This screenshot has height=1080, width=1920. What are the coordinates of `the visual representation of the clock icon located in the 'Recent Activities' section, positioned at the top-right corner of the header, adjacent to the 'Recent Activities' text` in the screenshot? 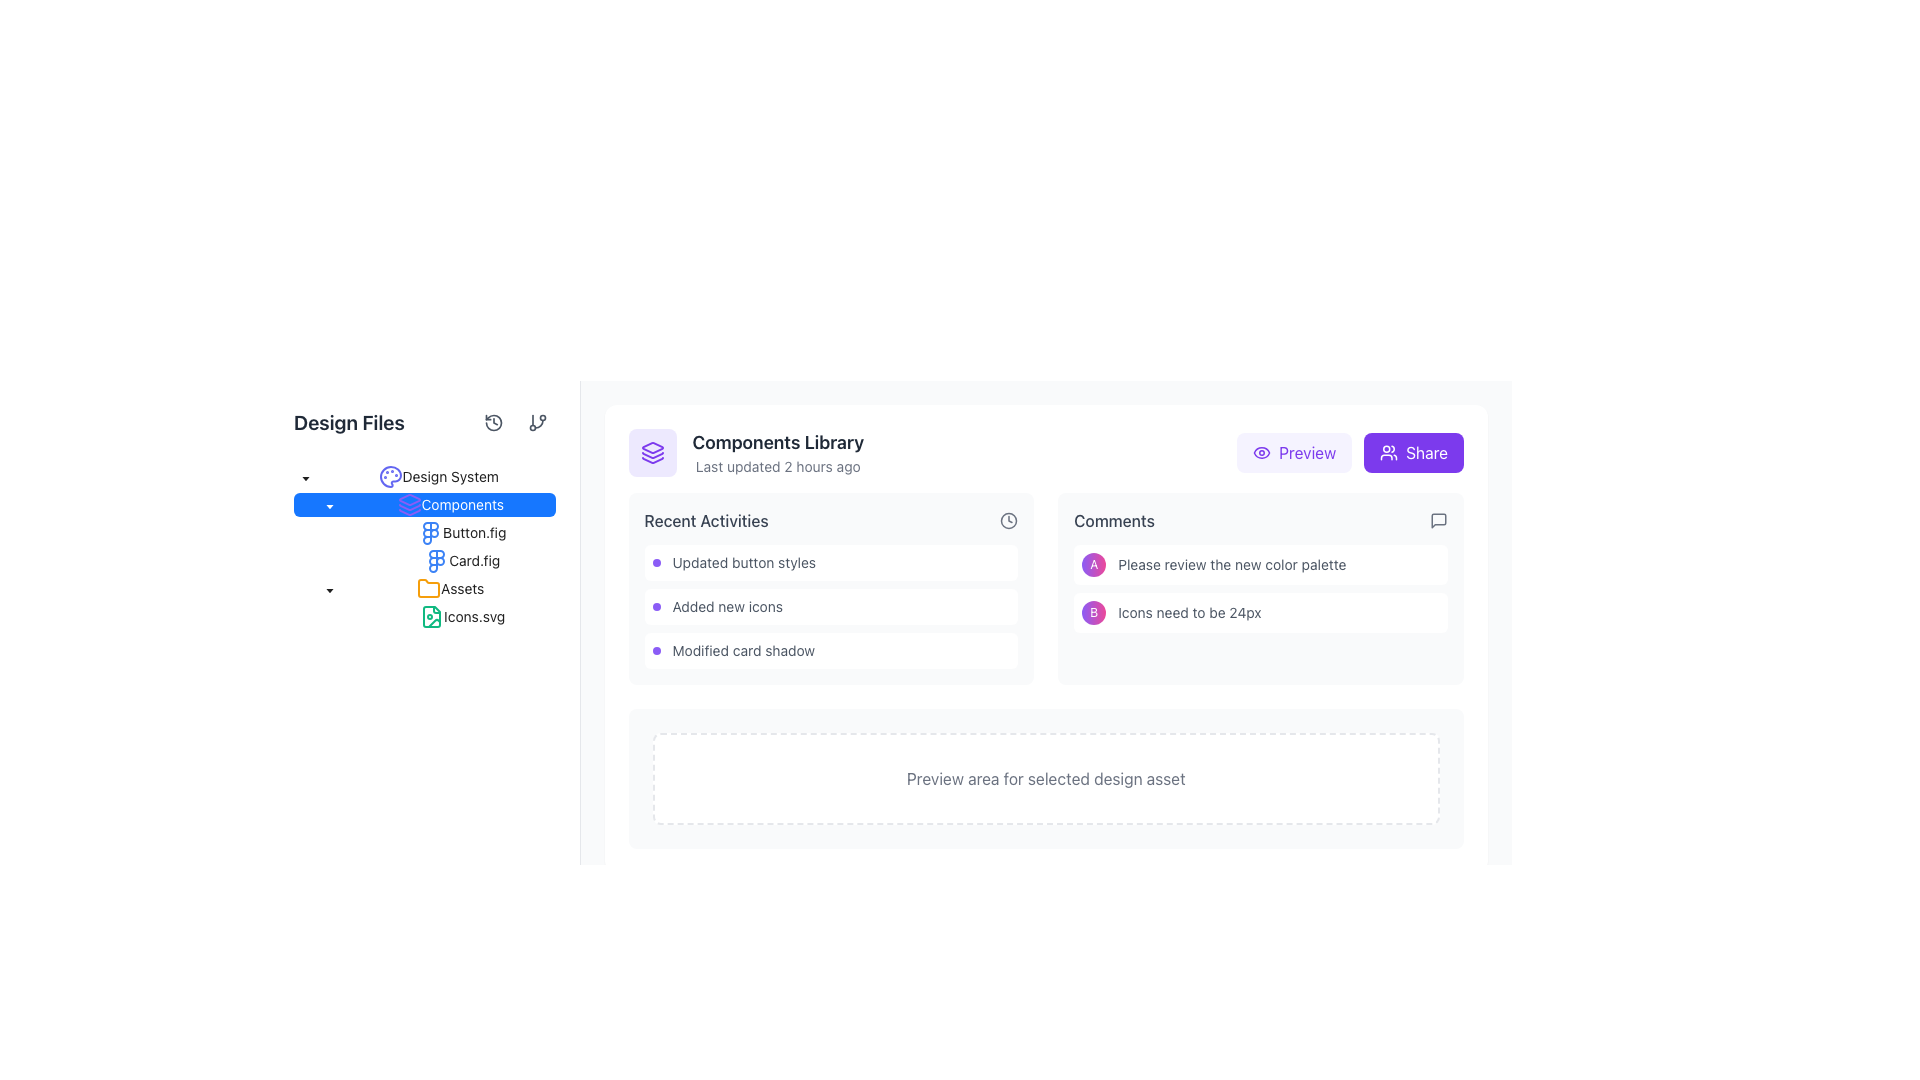 It's located at (1009, 519).